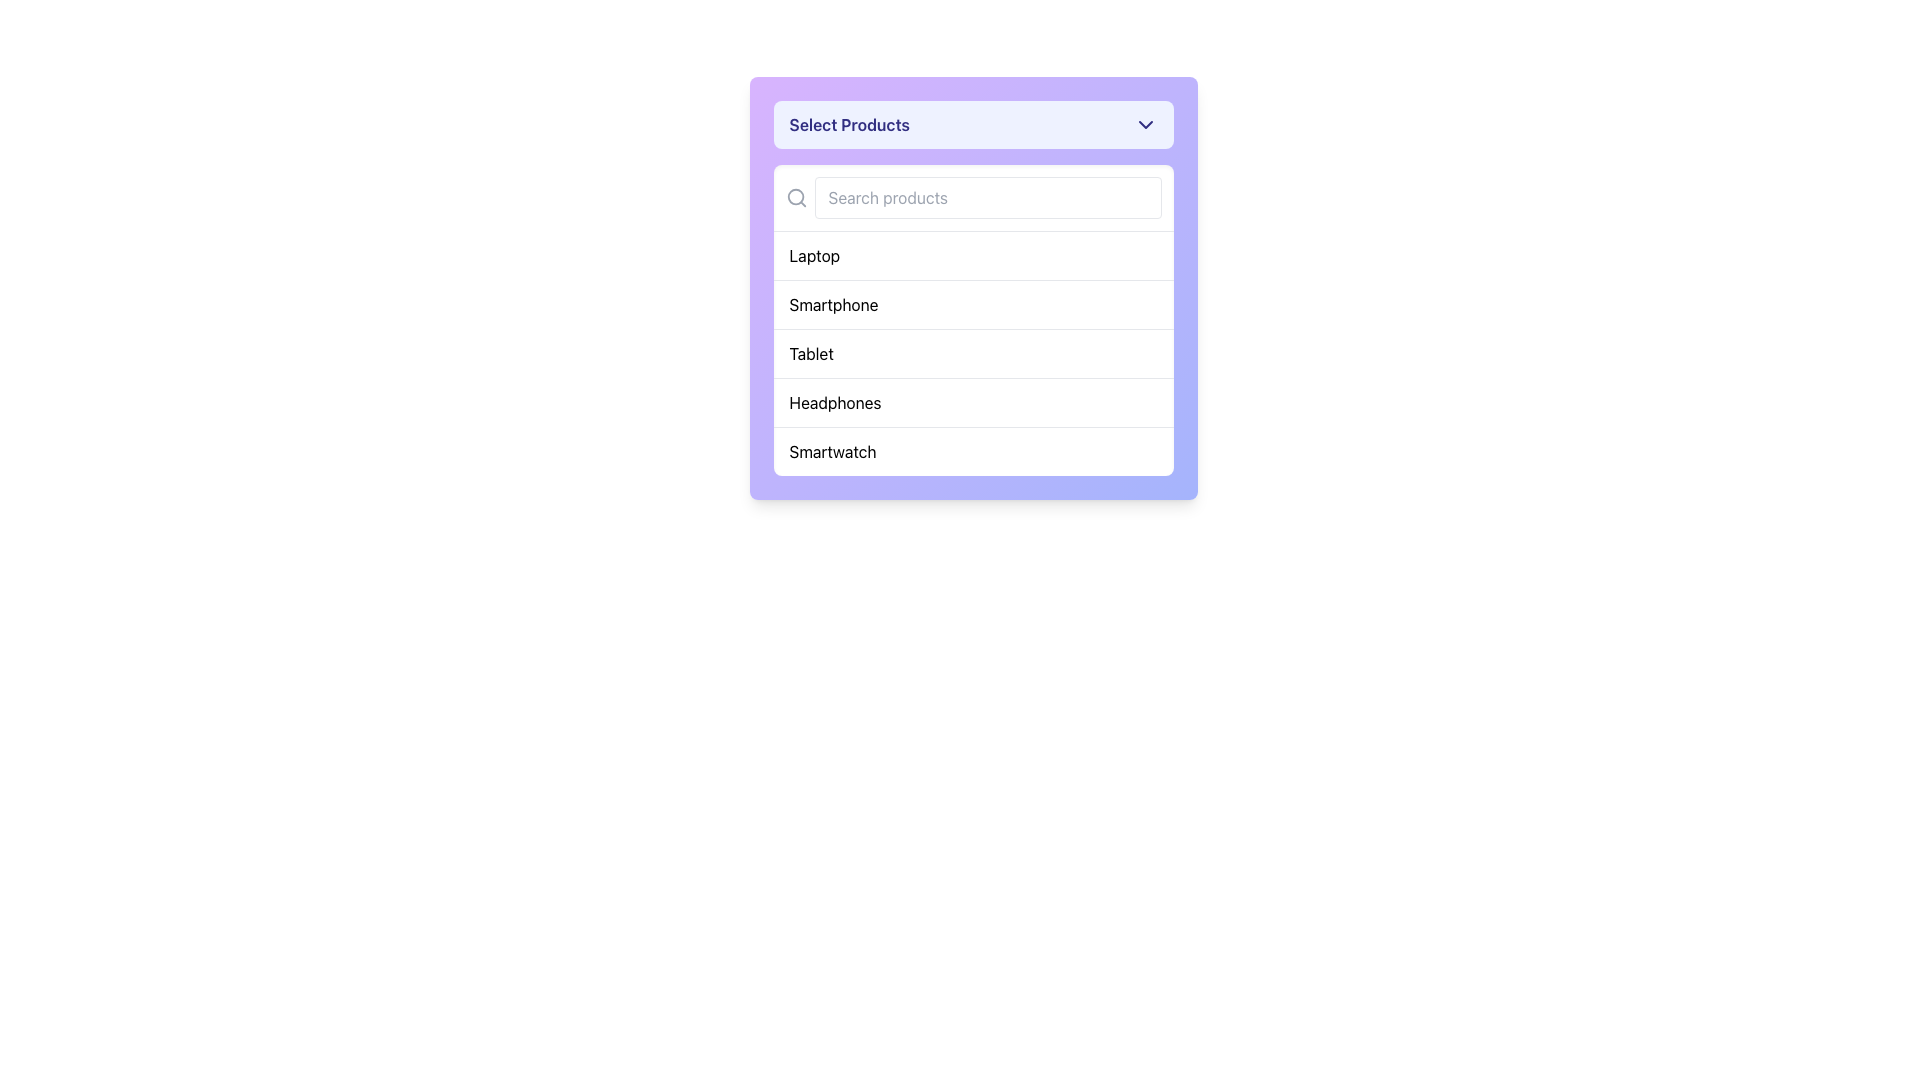  What do you see at coordinates (794, 197) in the screenshot?
I see `the circular lens part of the magnifying glass icon located in the top-left corner of the search bar` at bounding box center [794, 197].